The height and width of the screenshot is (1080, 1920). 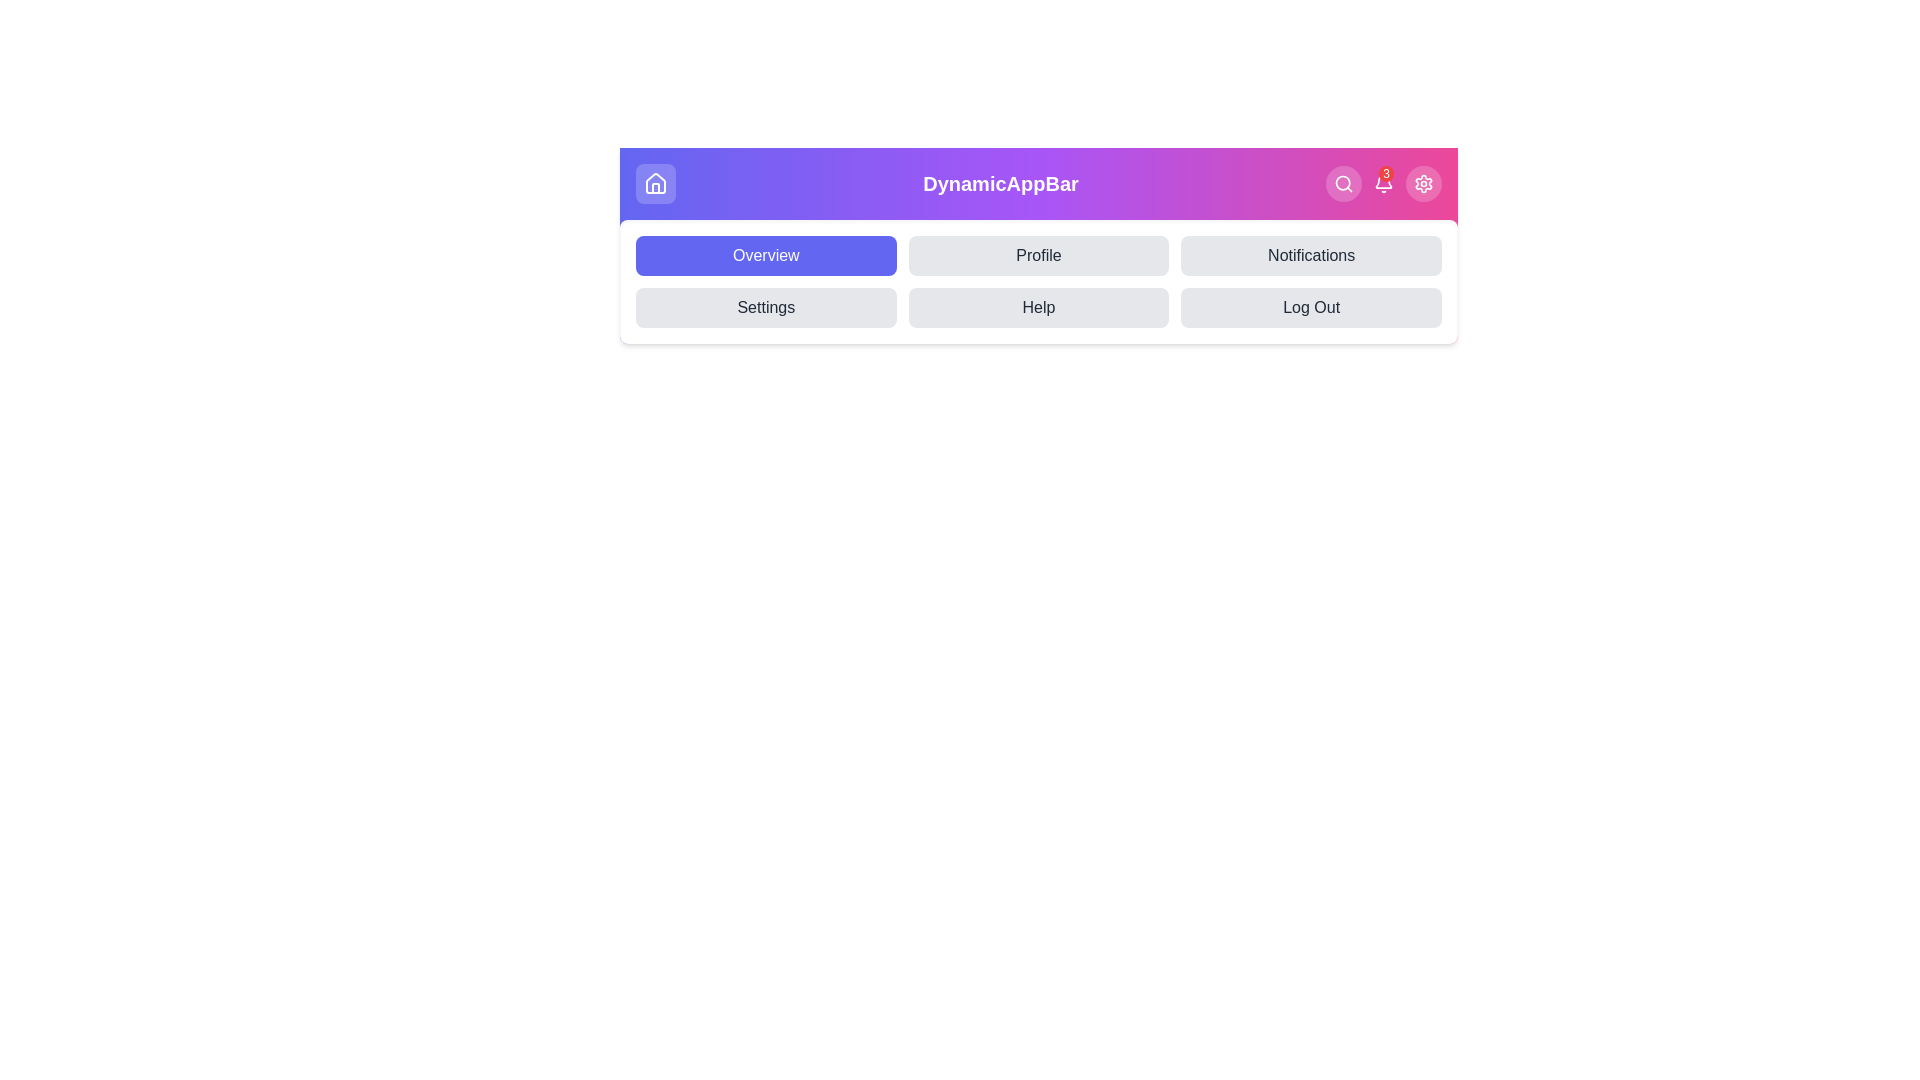 What do you see at coordinates (765, 308) in the screenshot?
I see `the Settings tab in the navigation menu` at bounding box center [765, 308].